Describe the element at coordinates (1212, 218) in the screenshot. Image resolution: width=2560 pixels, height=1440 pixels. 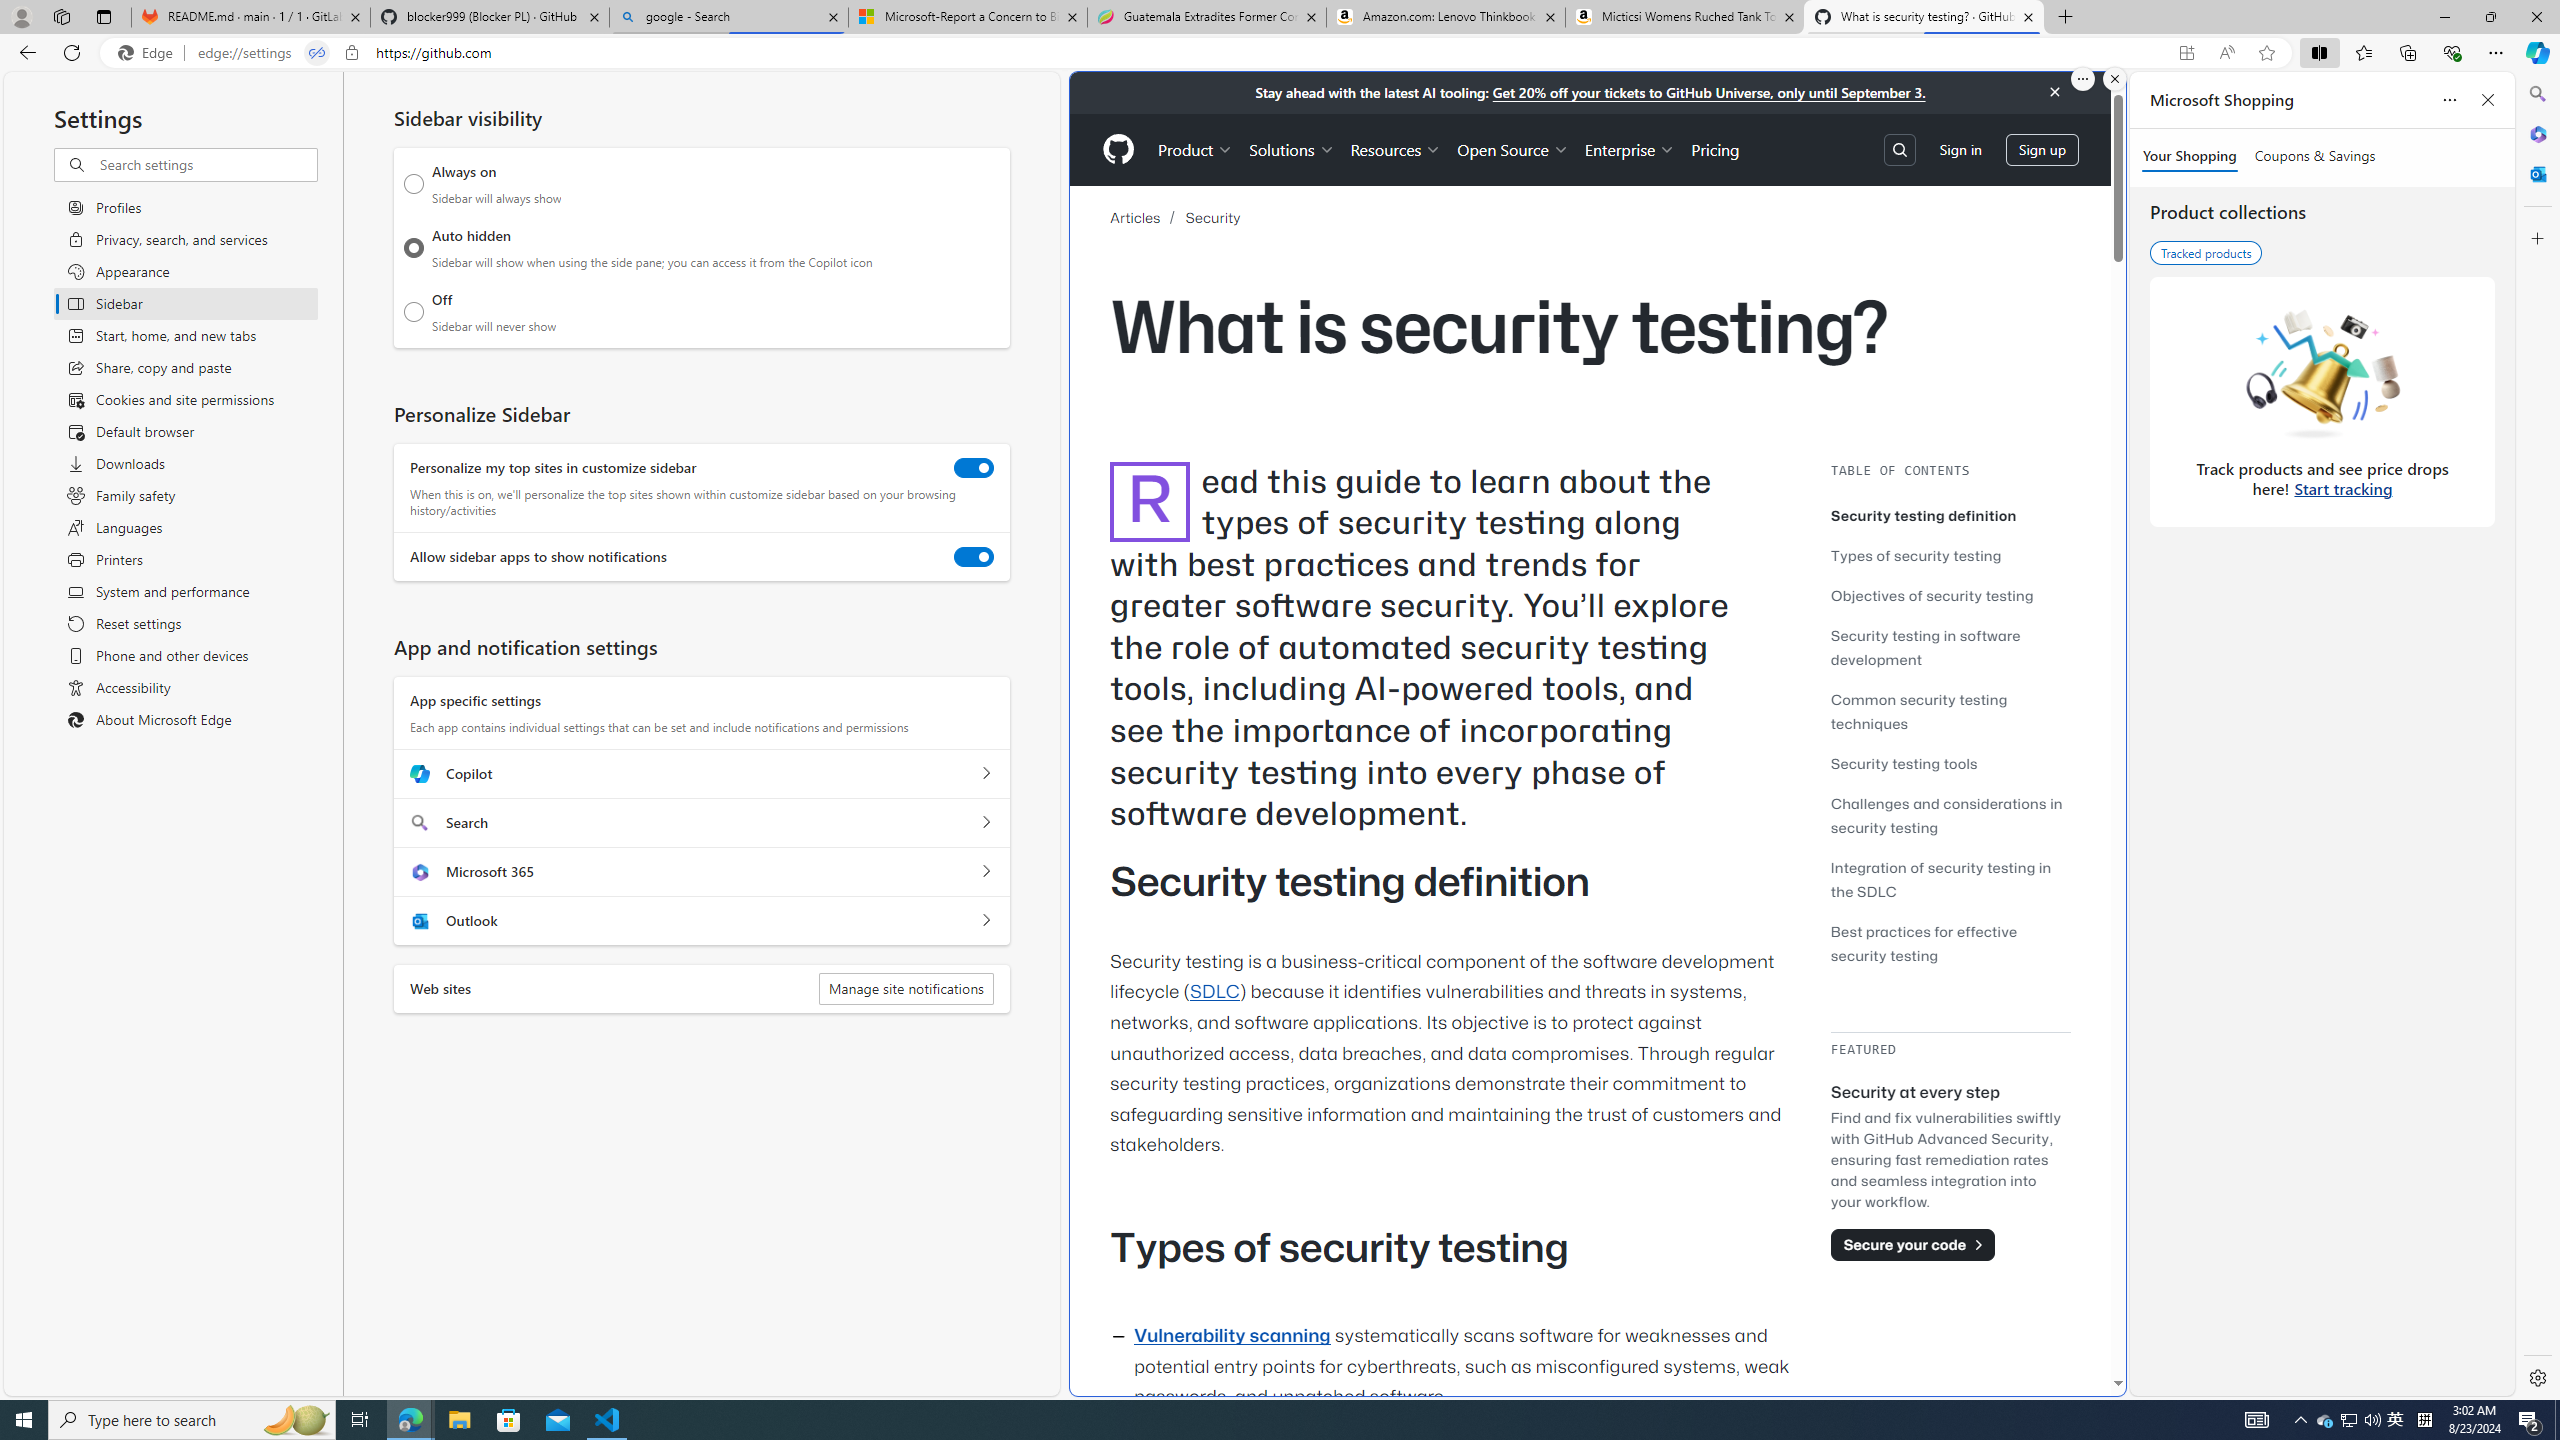
I see `'Security'` at that location.